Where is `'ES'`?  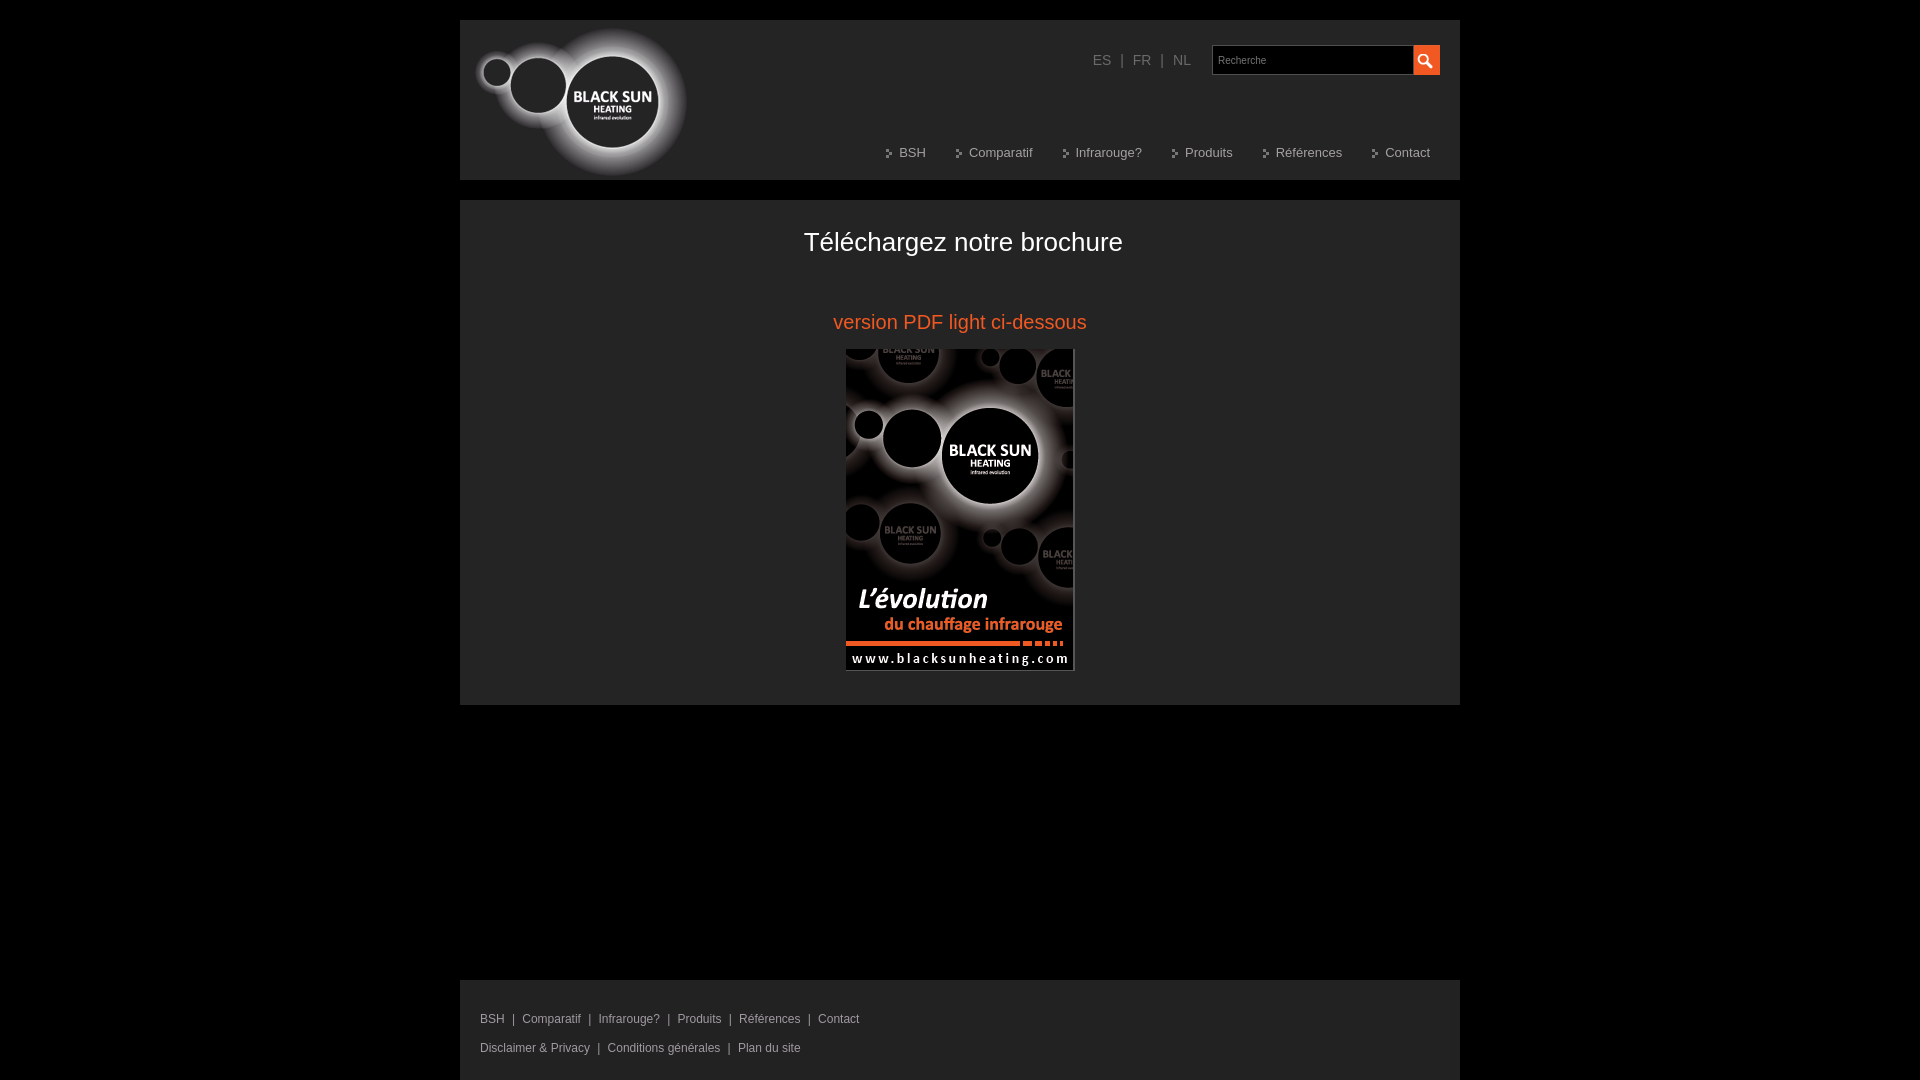
'ES' is located at coordinates (1090, 59).